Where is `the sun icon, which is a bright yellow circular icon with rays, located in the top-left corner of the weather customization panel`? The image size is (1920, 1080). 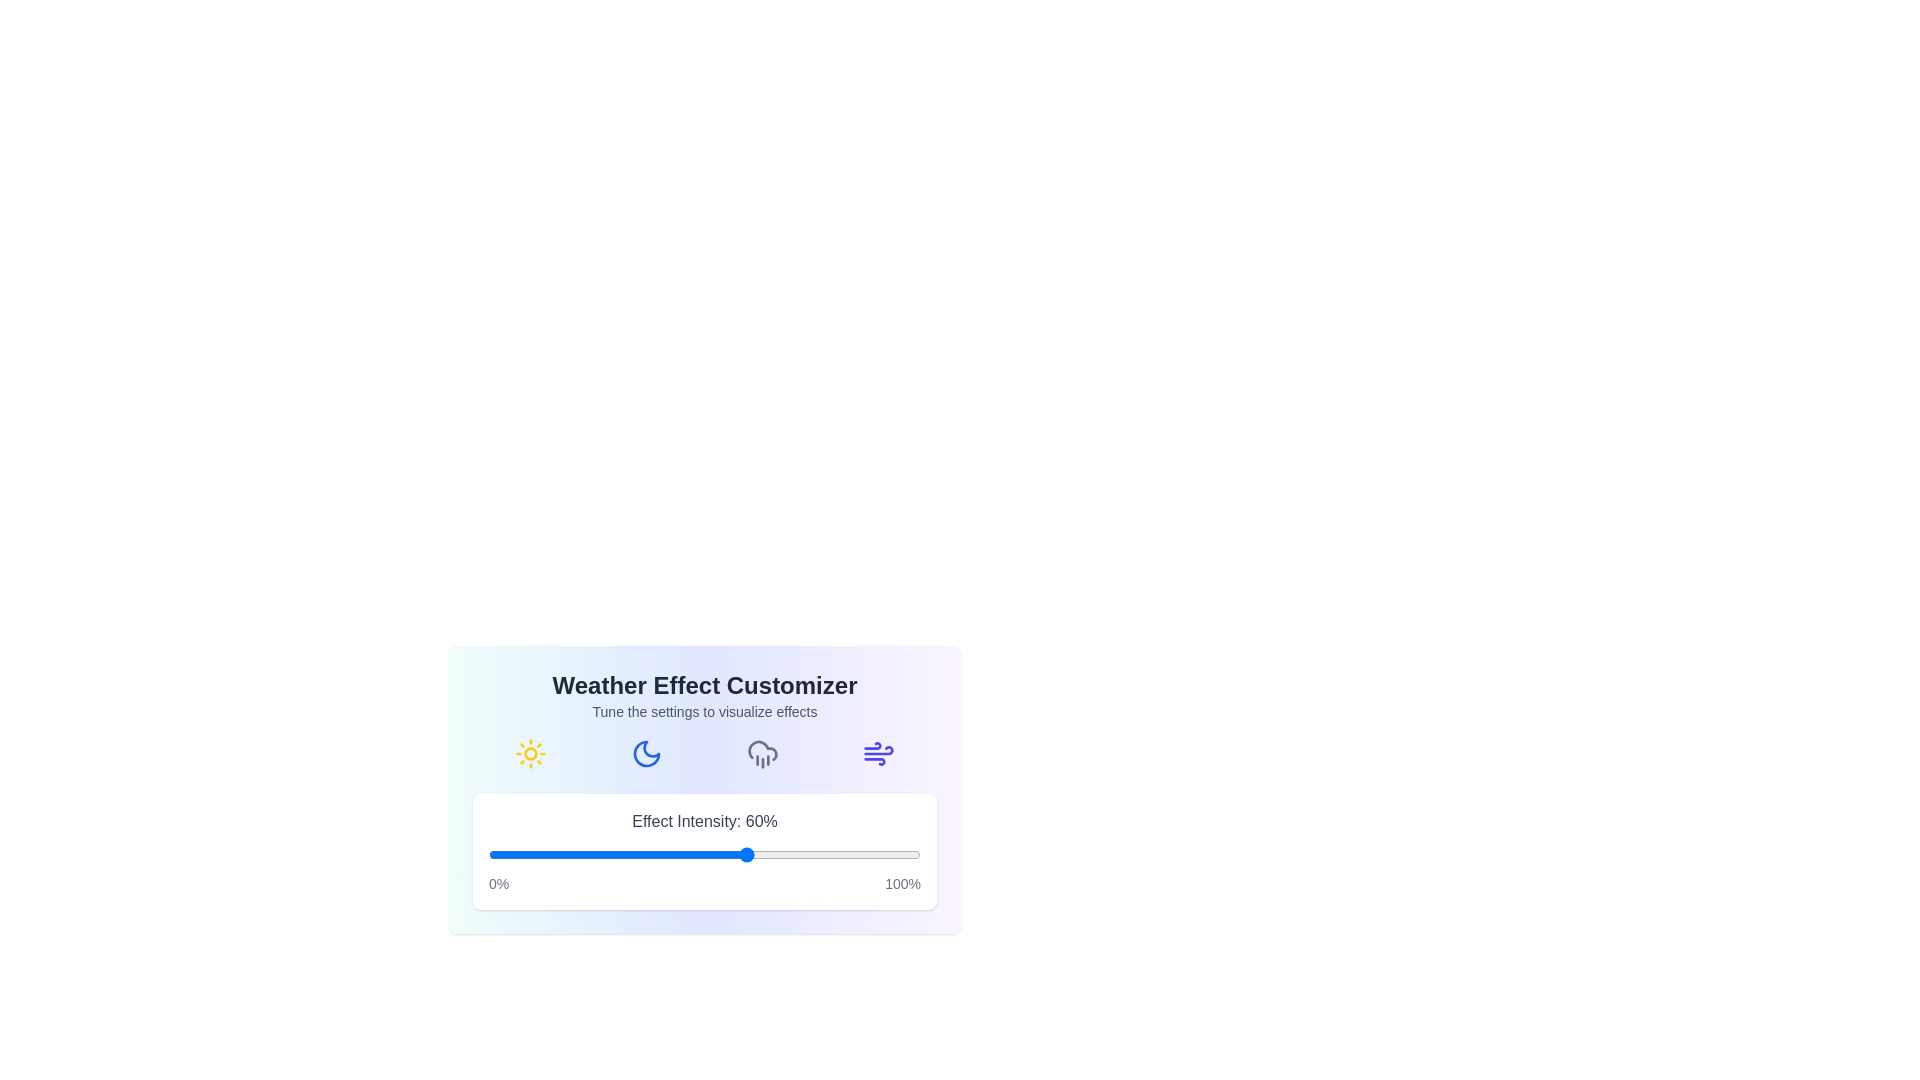 the sun icon, which is a bright yellow circular icon with rays, located in the top-left corner of the weather customization panel is located at coordinates (531, 753).